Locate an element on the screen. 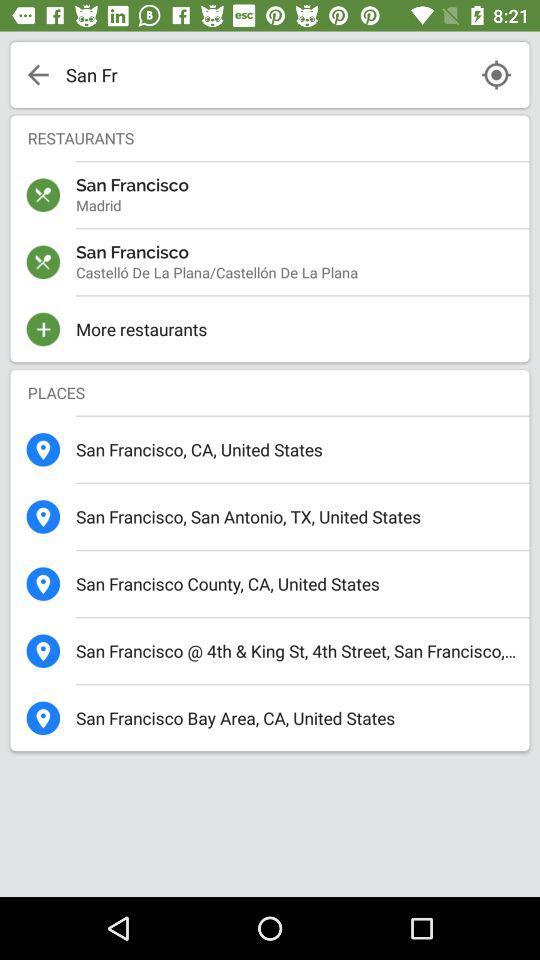 The height and width of the screenshot is (960, 540). the arrow present on the top left corner is located at coordinates (38, 74).